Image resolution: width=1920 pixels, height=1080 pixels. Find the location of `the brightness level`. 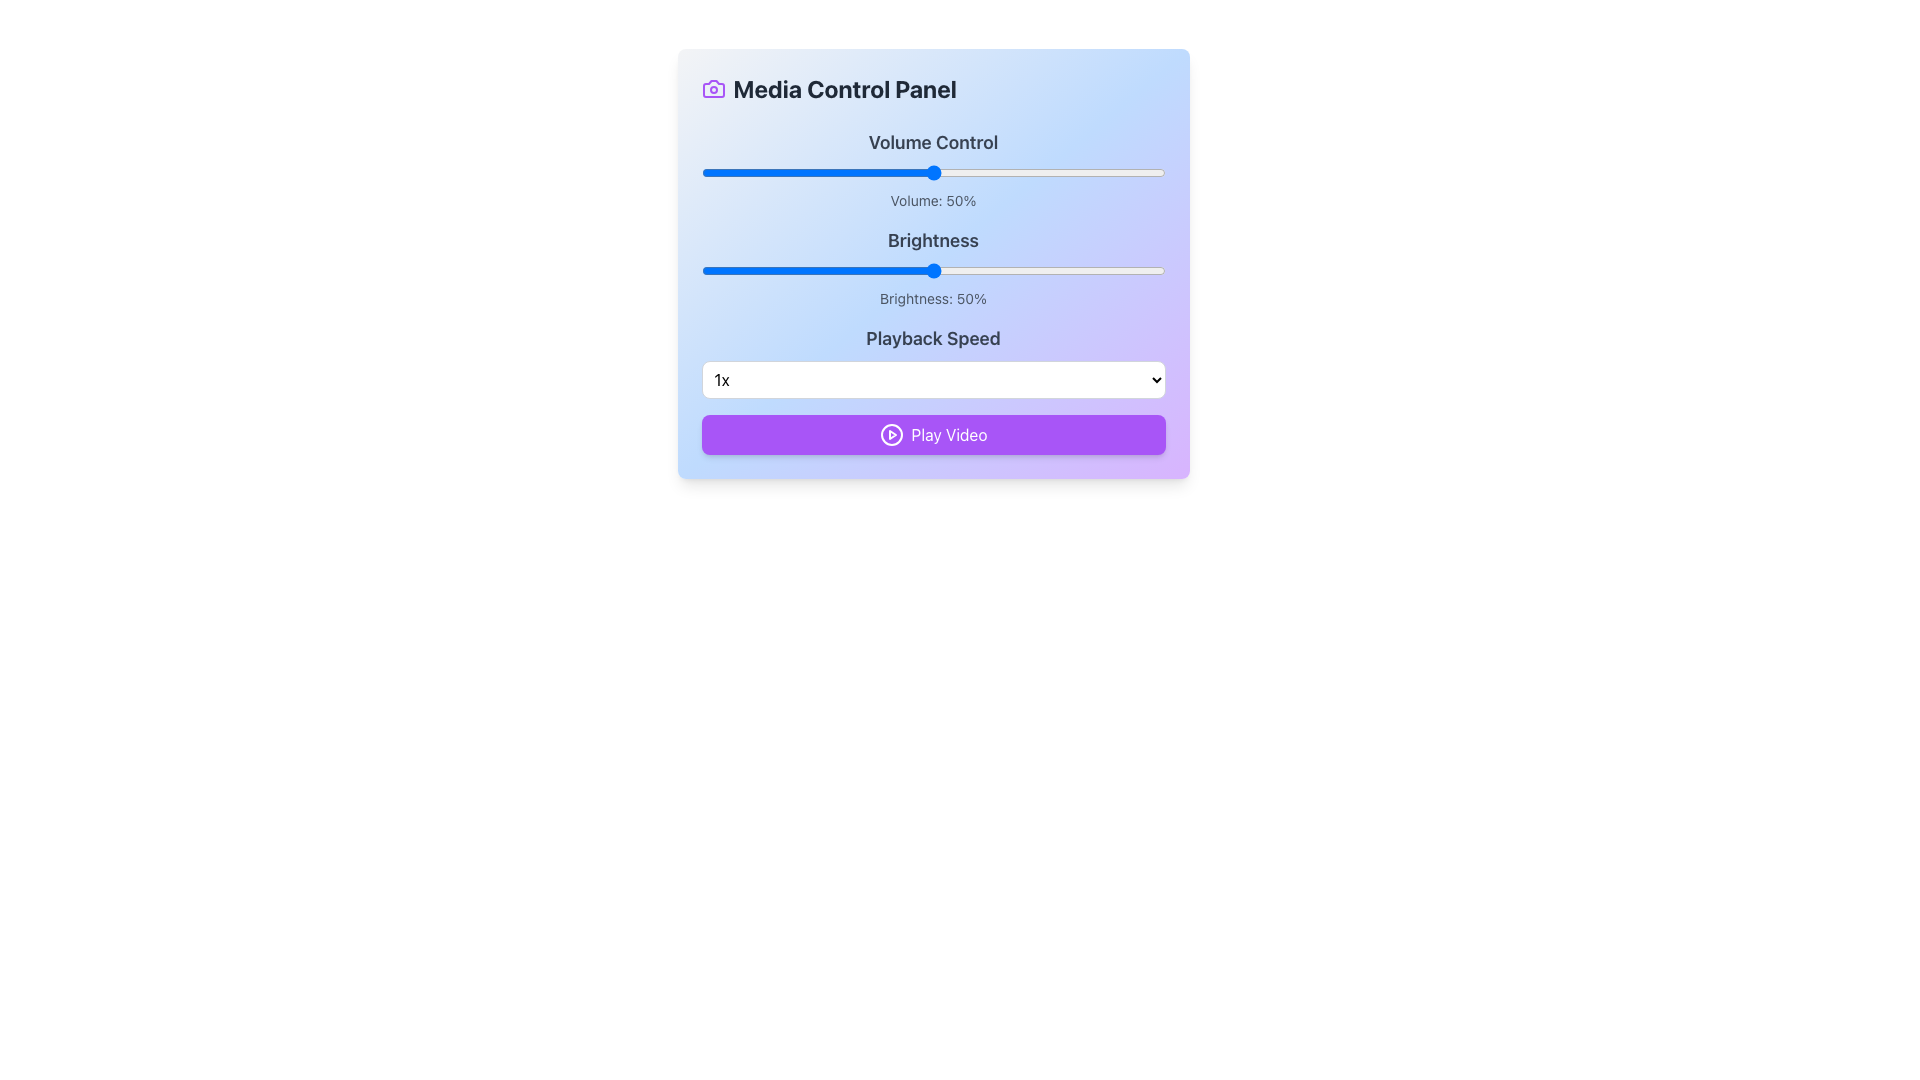

the brightness level is located at coordinates (803, 270).